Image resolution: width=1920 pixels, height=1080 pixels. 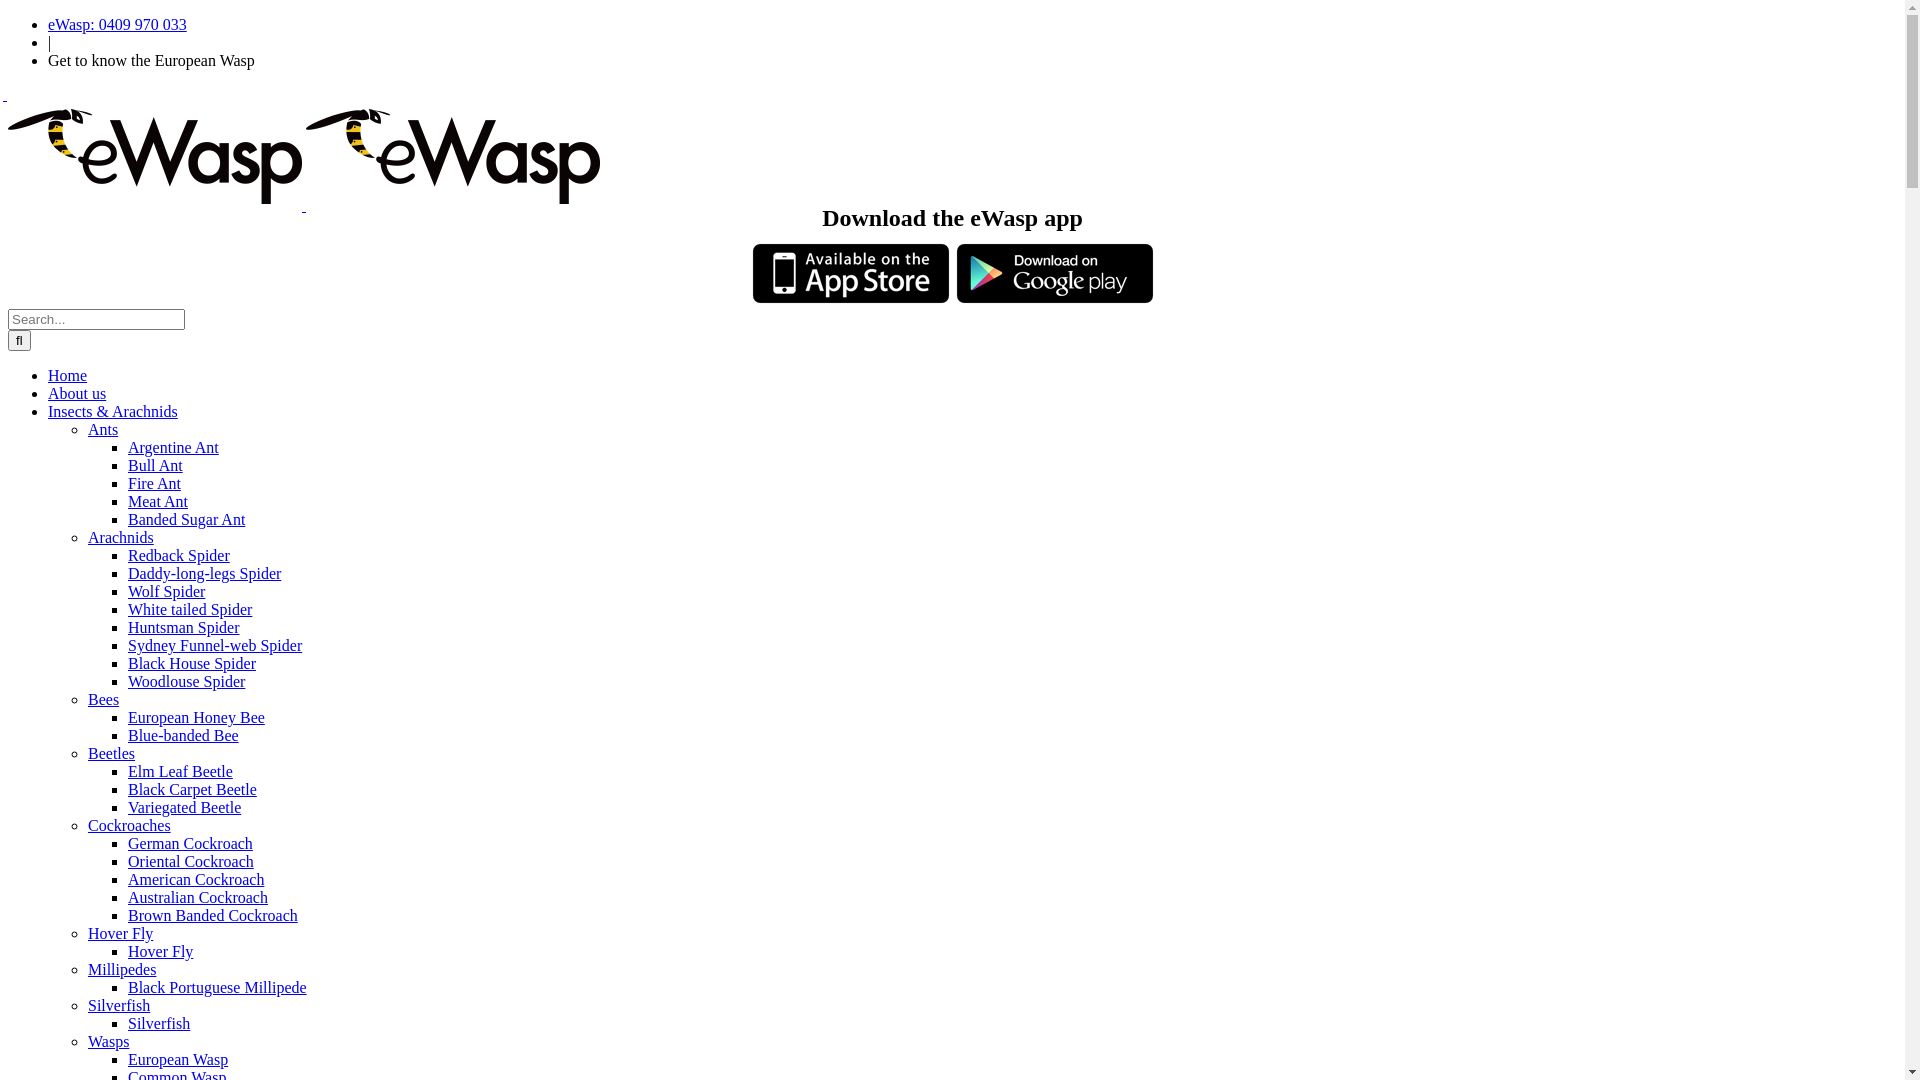 I want to click on 'Beetles', so click(x=110, y=753).